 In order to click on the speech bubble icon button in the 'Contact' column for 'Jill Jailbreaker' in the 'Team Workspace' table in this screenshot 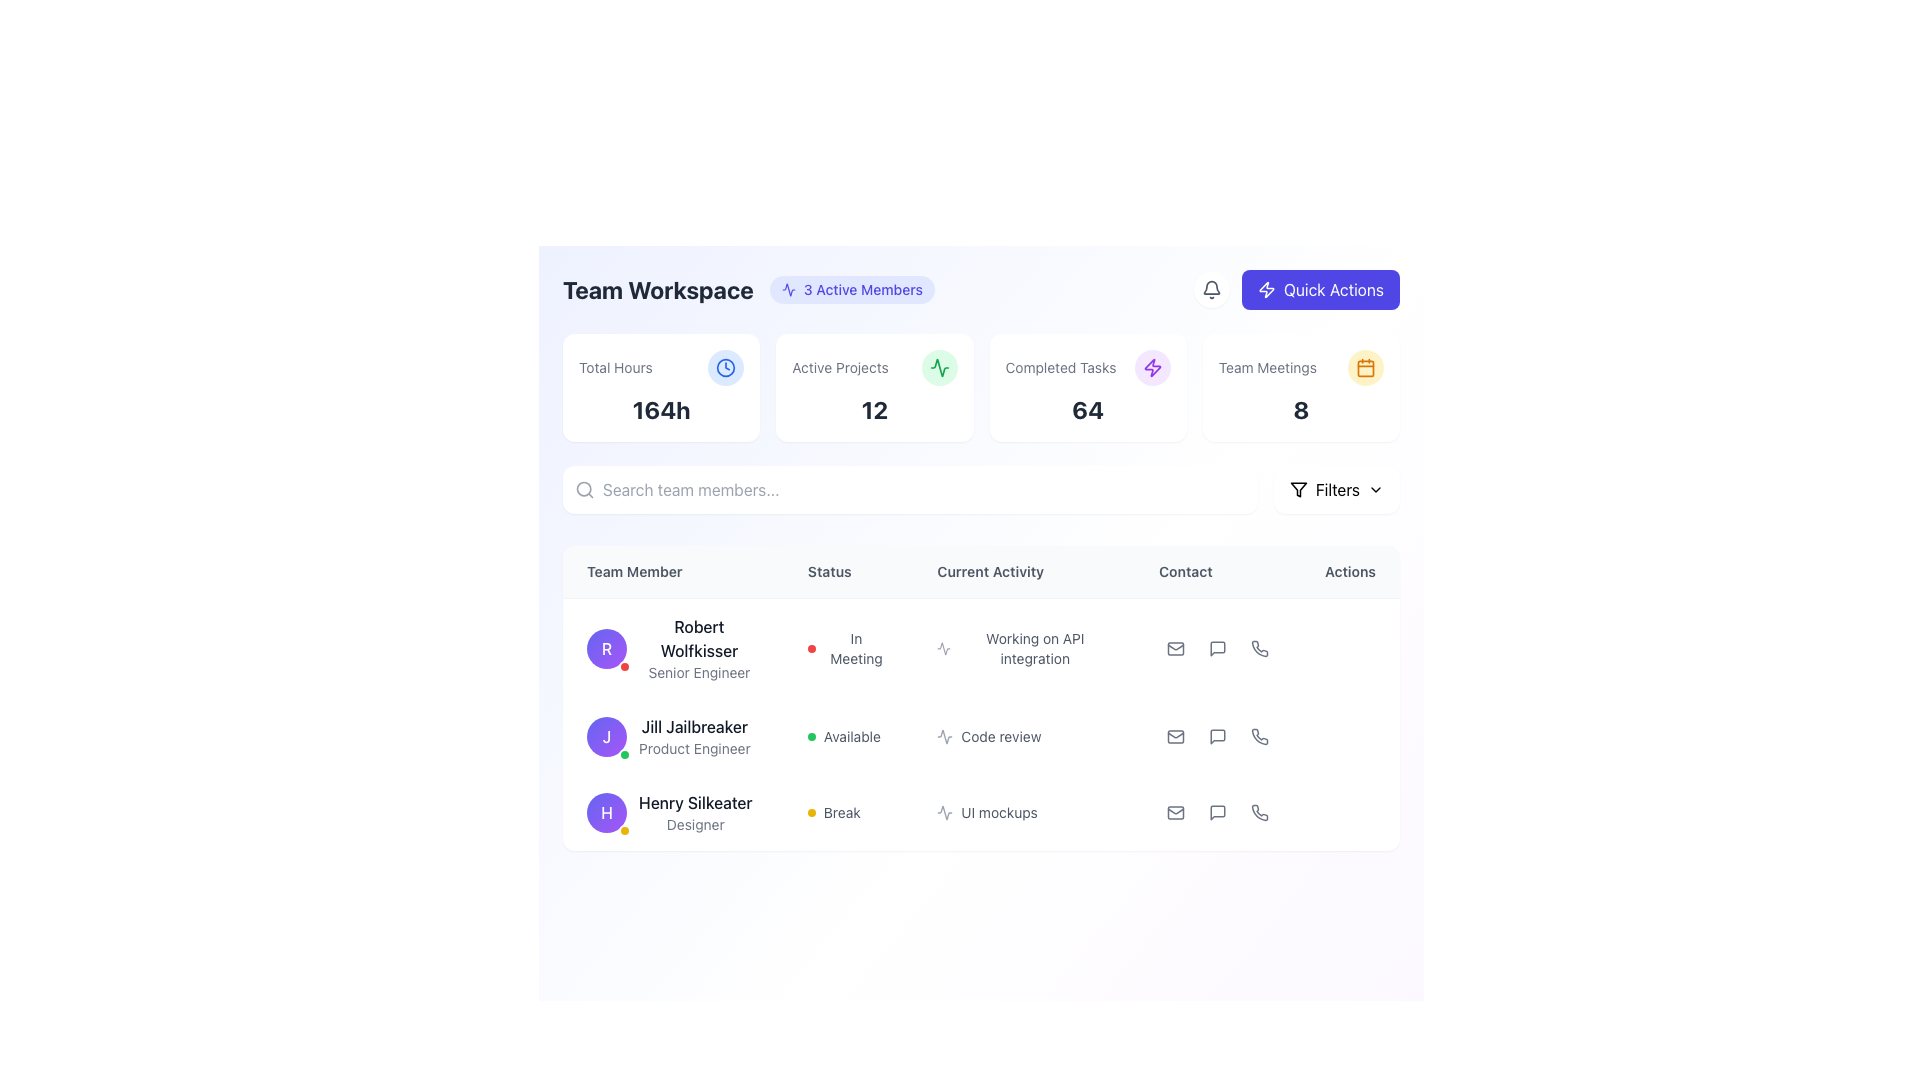, I will do `click(1217, 736)`.